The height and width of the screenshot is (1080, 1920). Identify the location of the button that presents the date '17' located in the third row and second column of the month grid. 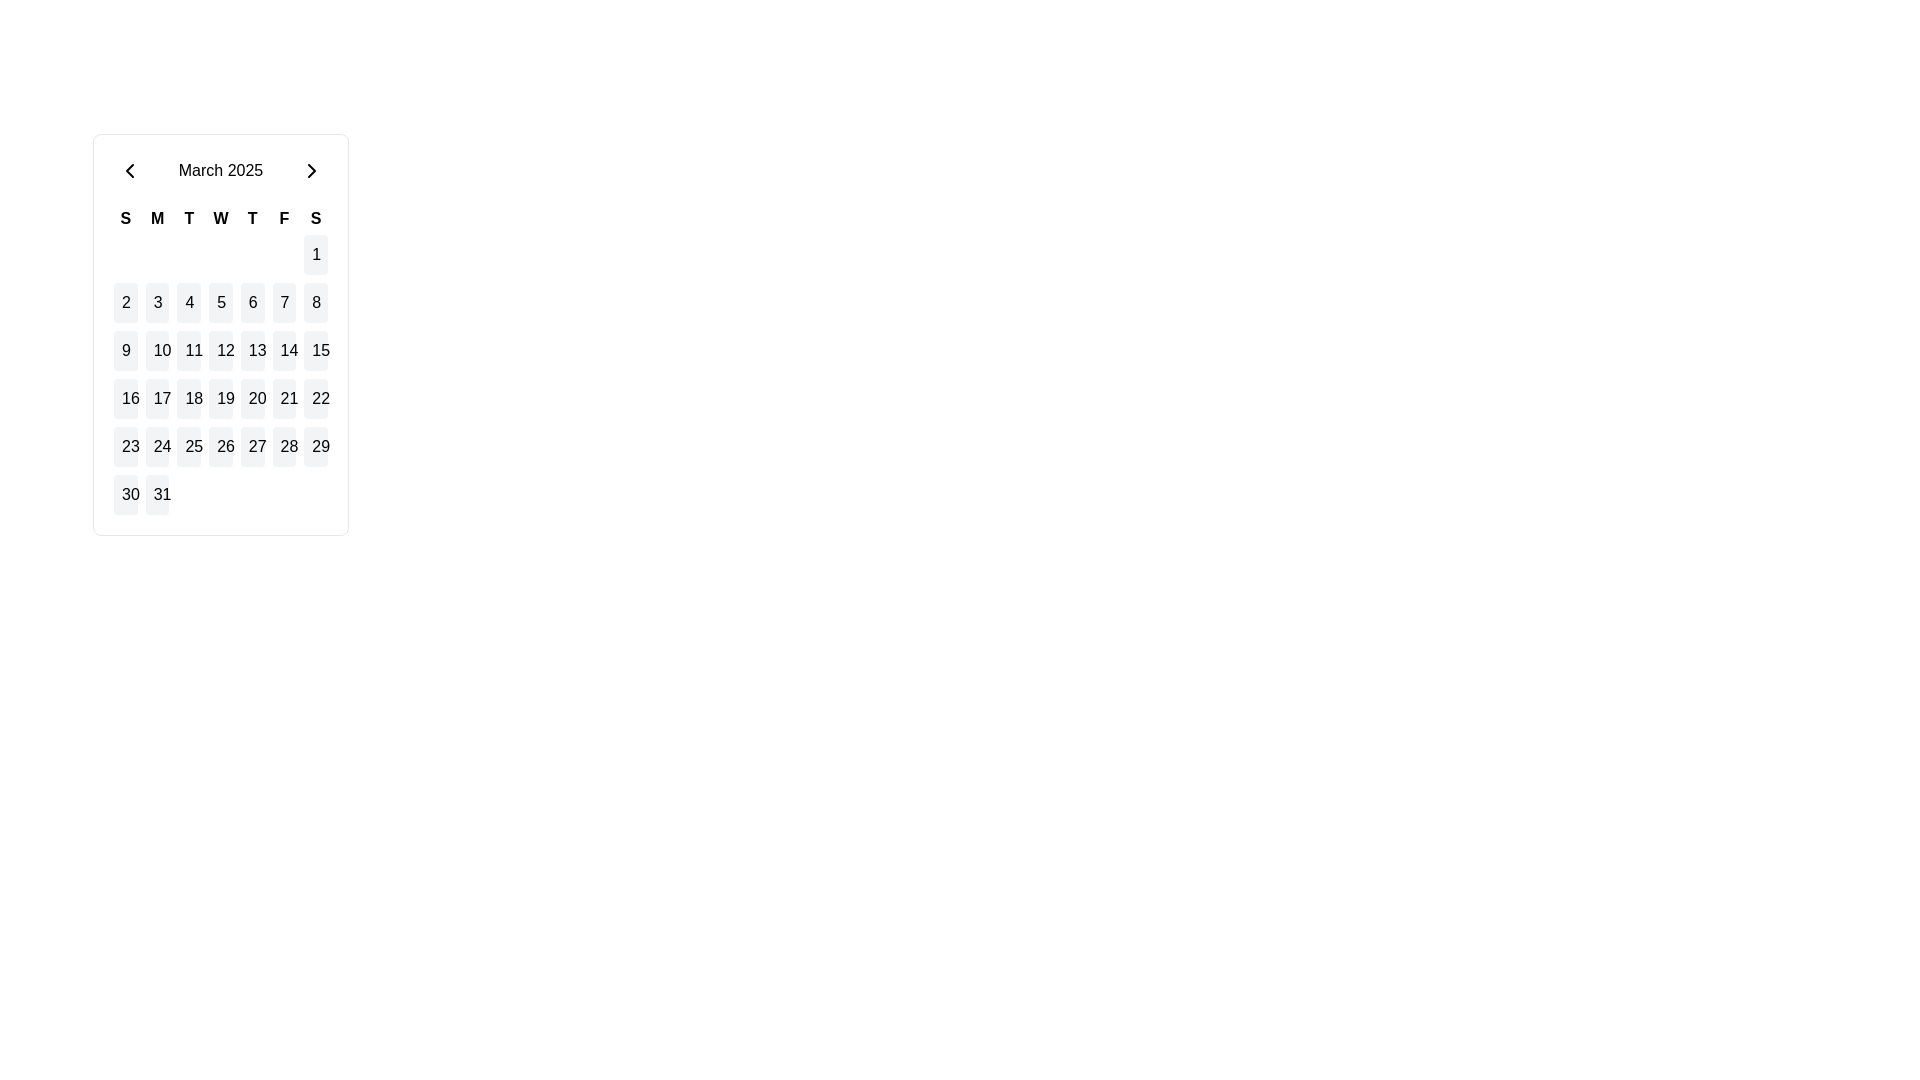
(156, 398).